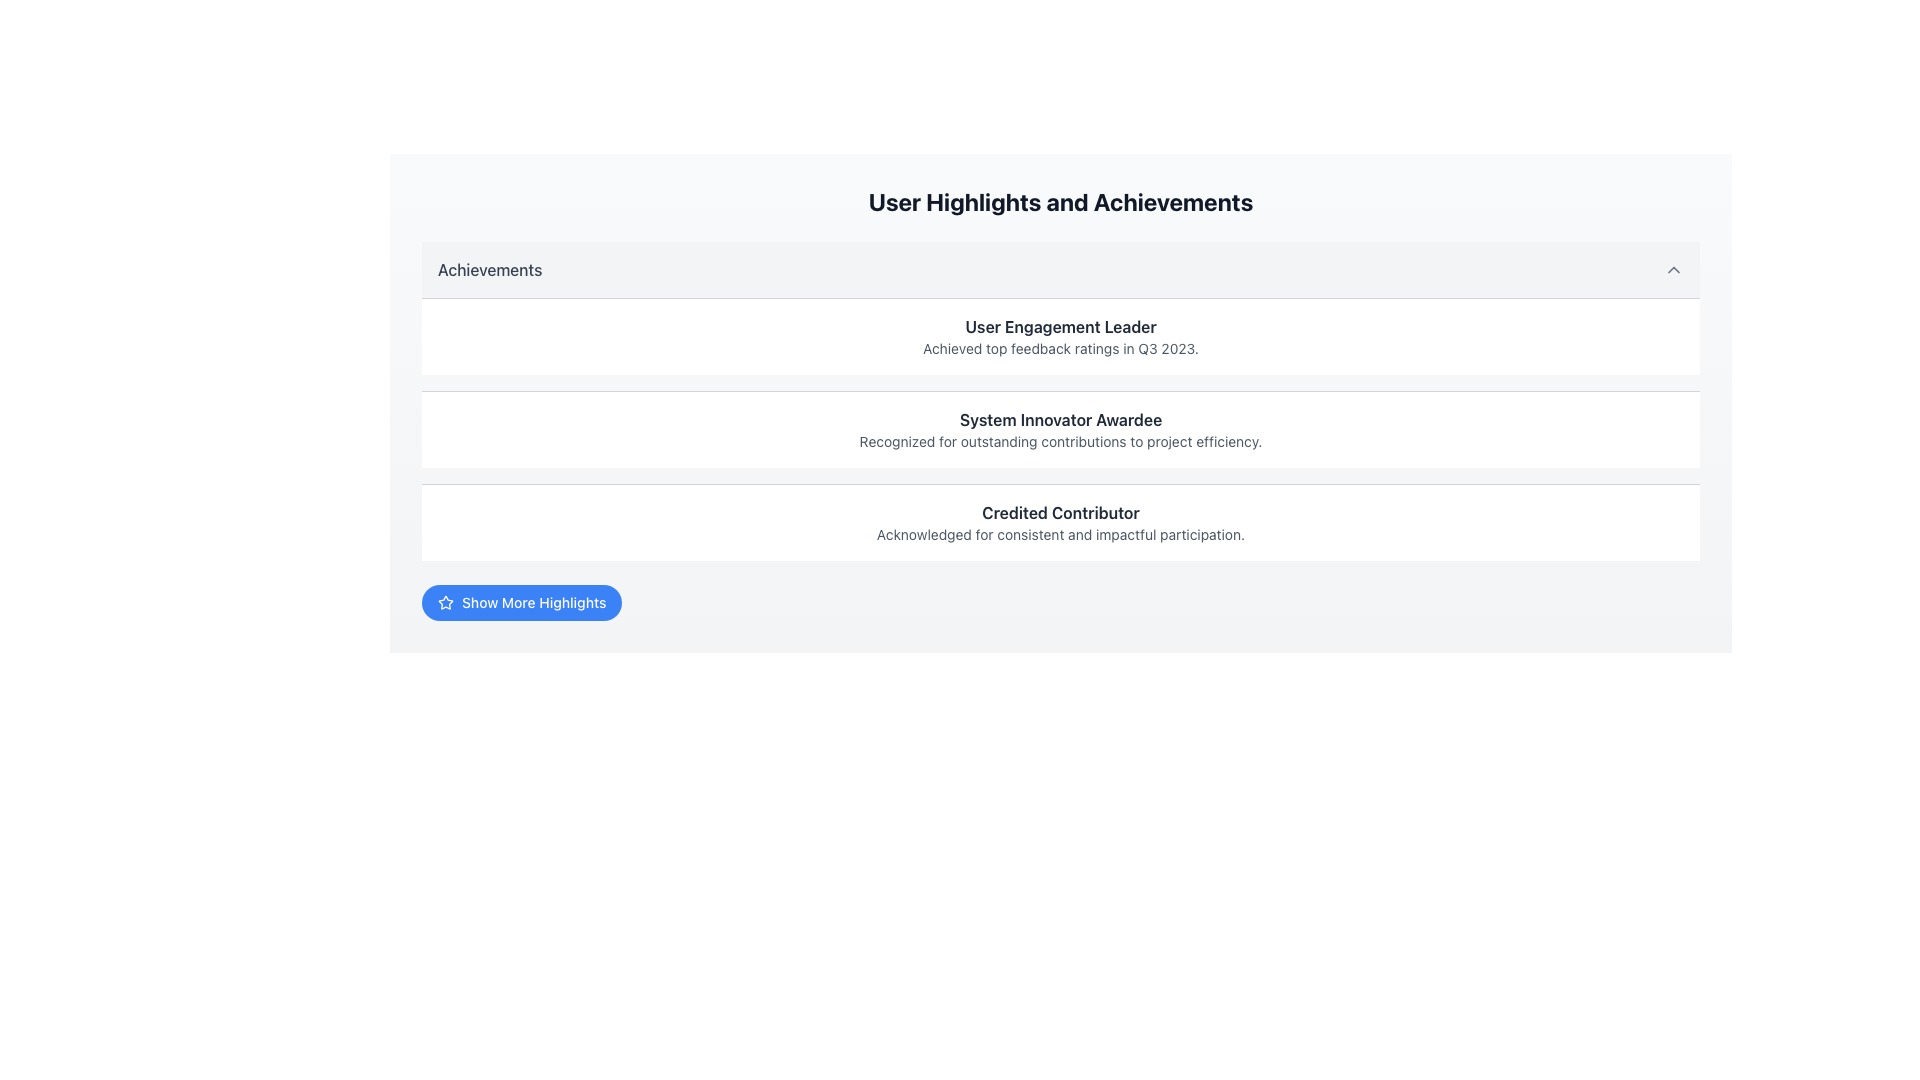  Describe the element at coordinates (1059, 335) in the screenshot. I see `the Informational Card titled 'User Engagement Leader' which features a bold title and a subtitle, located at the top of the list under 'User Highlights and Achievements'` at that location.